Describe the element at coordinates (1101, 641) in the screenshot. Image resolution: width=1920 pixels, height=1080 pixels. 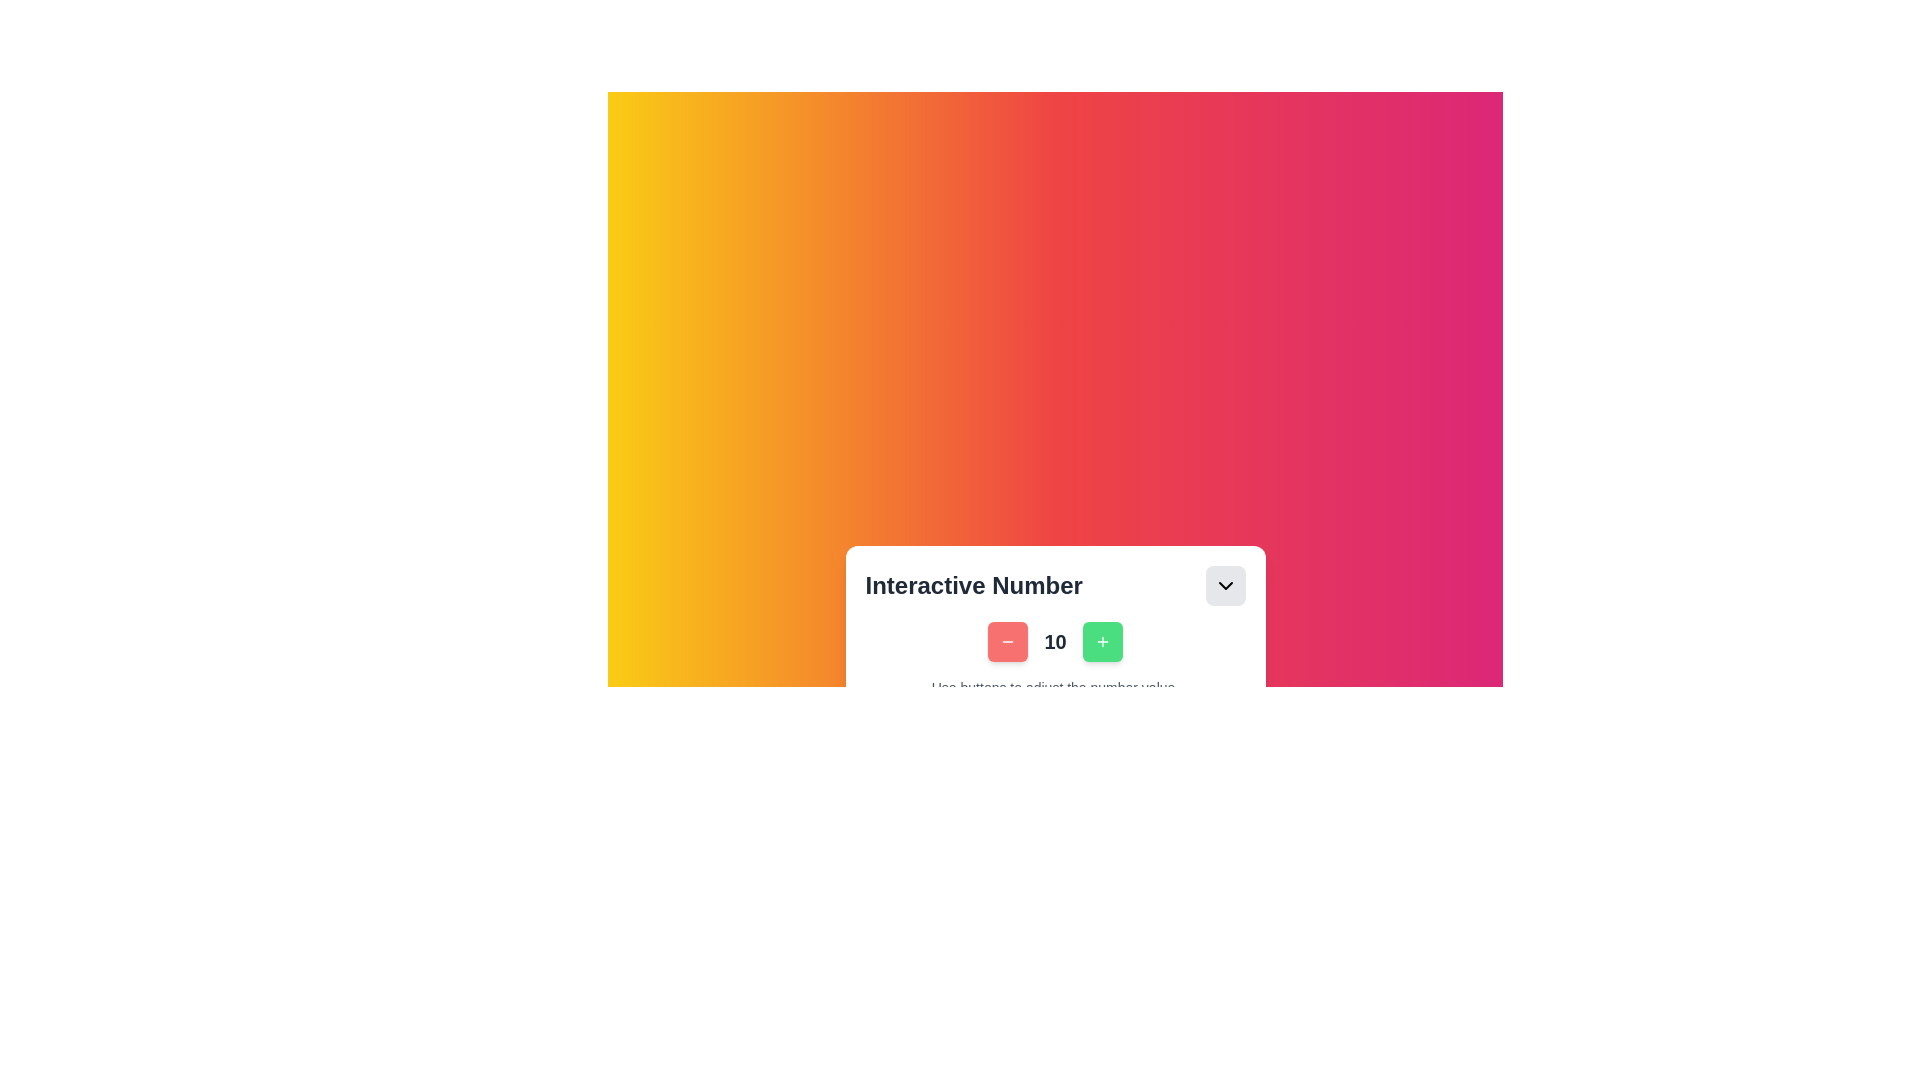
I see `the increment button located to the right of the numerical display '10' within the 'Interactive Number' control interface` at that location.